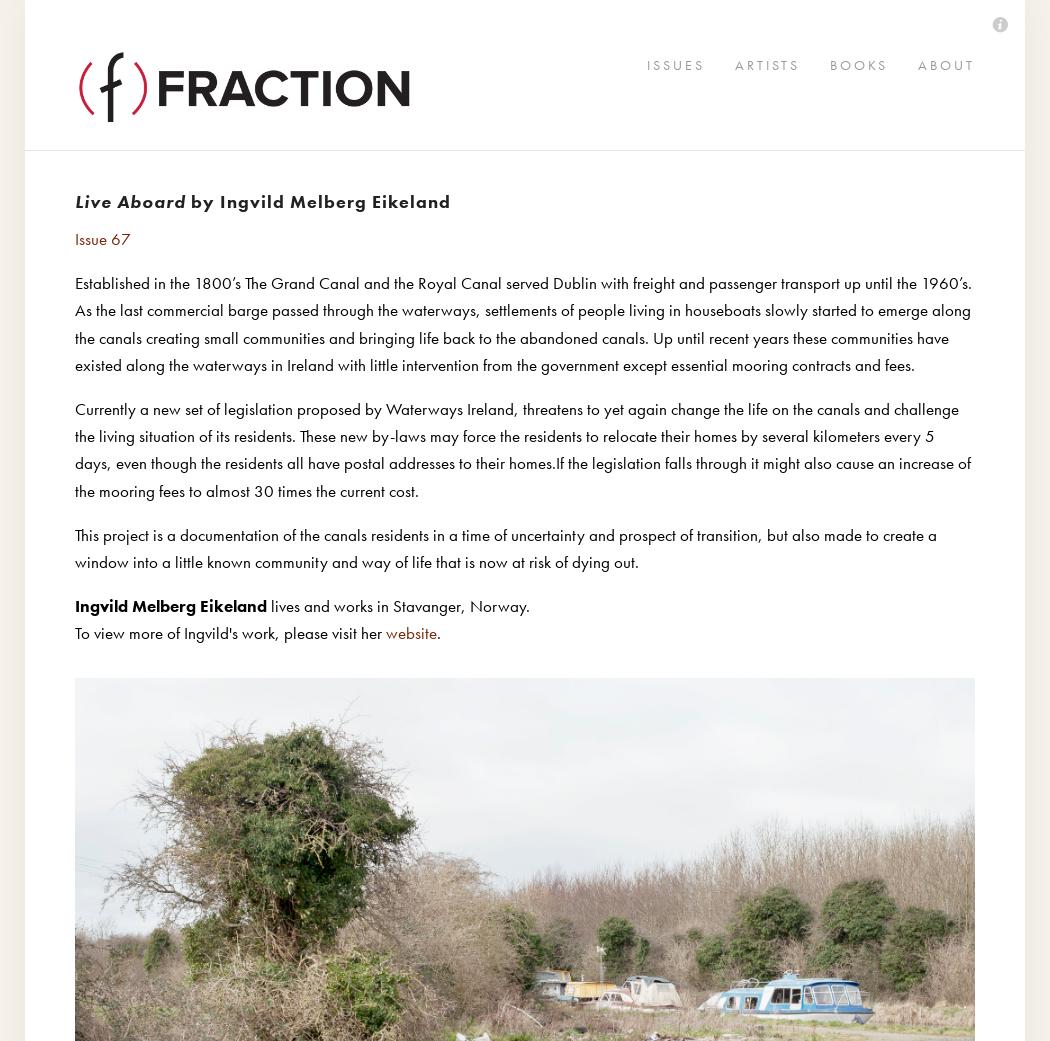  I want to click on 'Artists', so click(91, 82).